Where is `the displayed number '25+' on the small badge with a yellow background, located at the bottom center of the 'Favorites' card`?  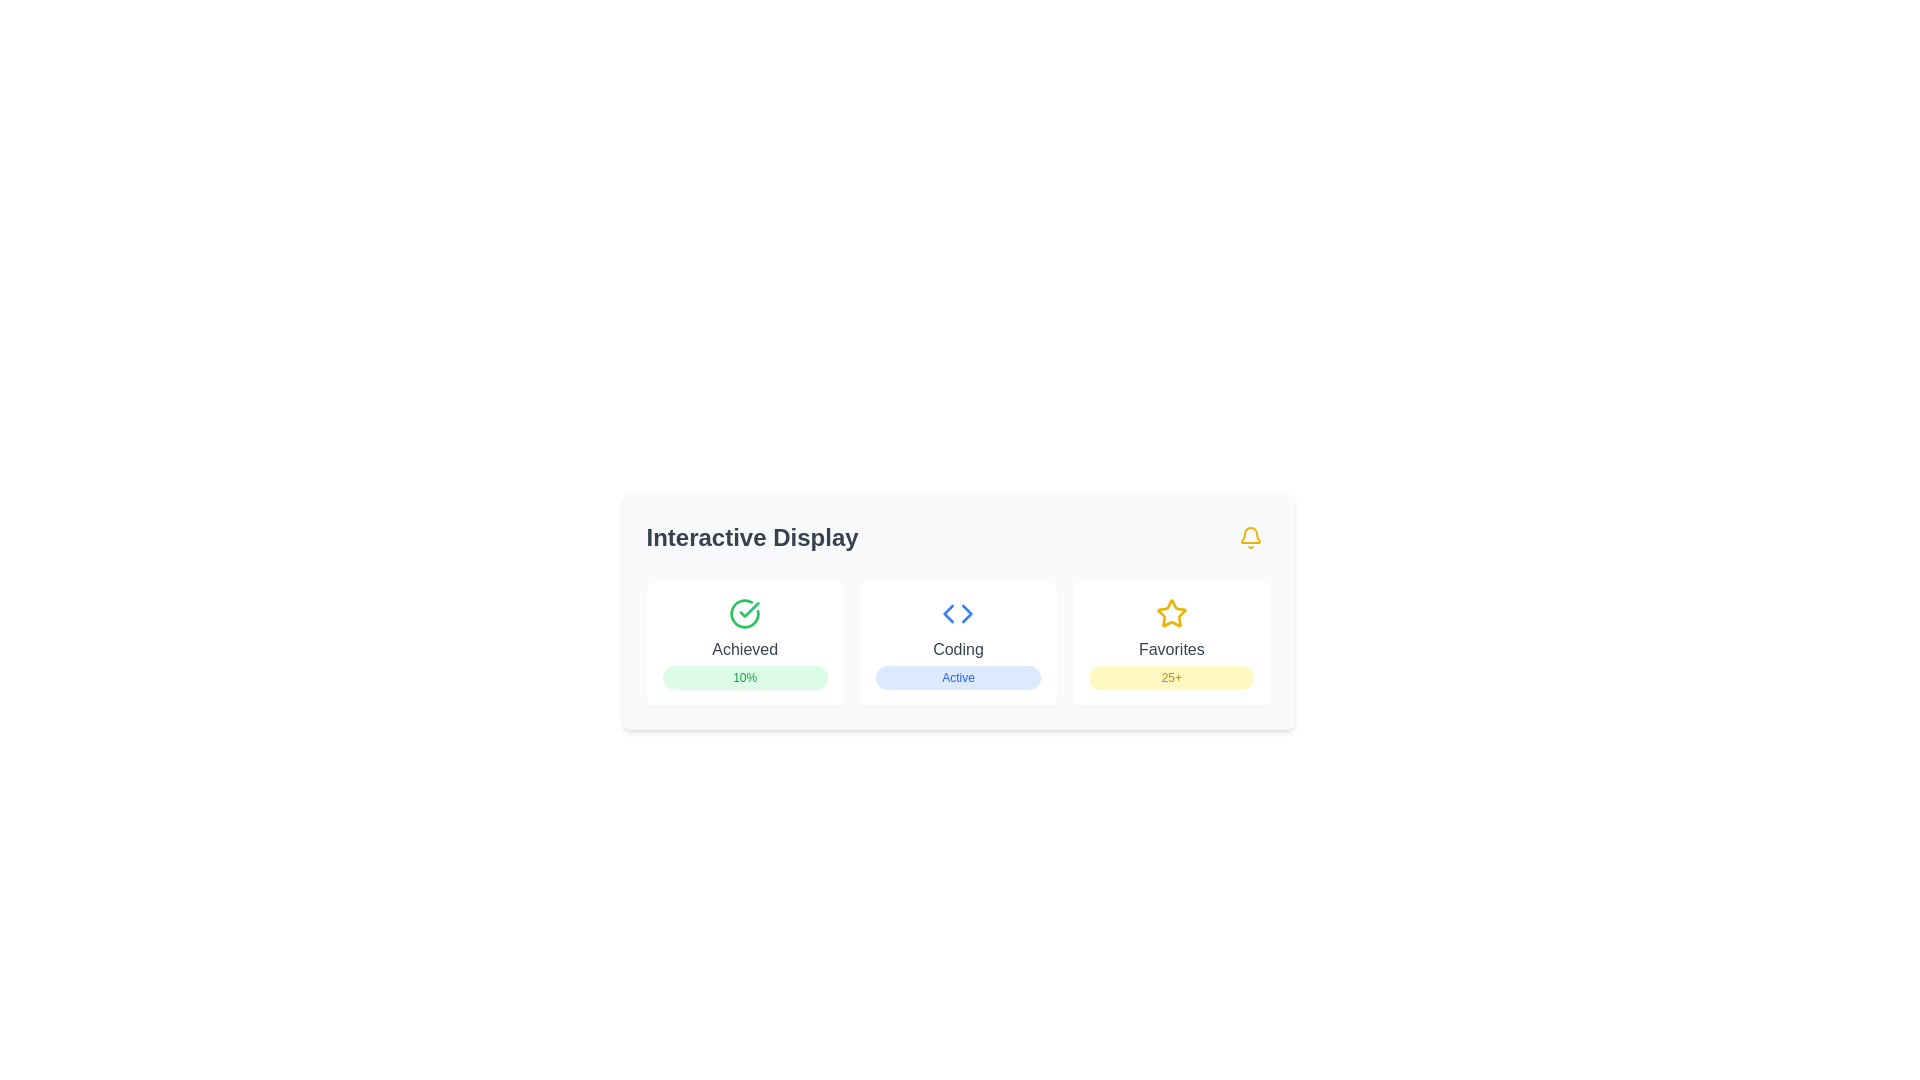 the displayed number '25+' on the small badge with a yellow background, located at the bottom center of the 'Favorites' card is located at coordinates (1171, 677).